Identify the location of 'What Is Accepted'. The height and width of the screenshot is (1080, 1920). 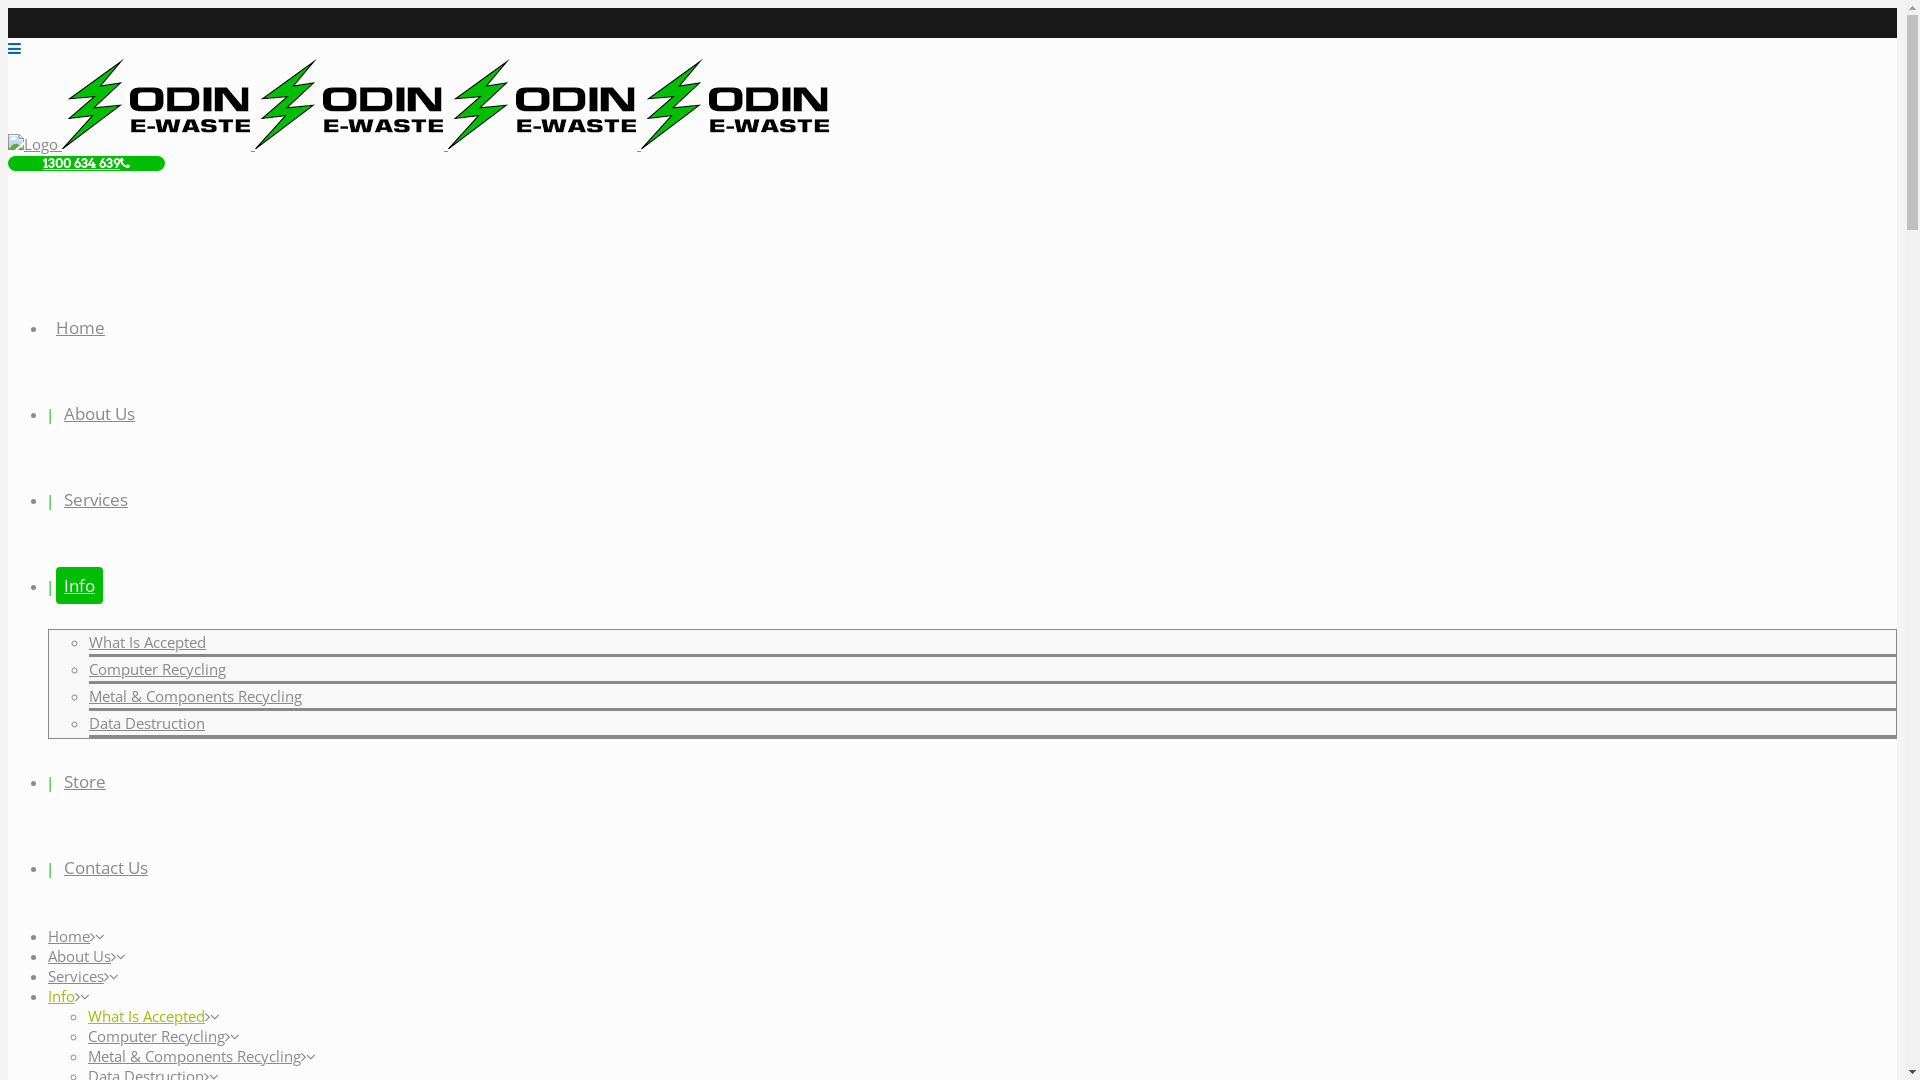
(145, 1015).